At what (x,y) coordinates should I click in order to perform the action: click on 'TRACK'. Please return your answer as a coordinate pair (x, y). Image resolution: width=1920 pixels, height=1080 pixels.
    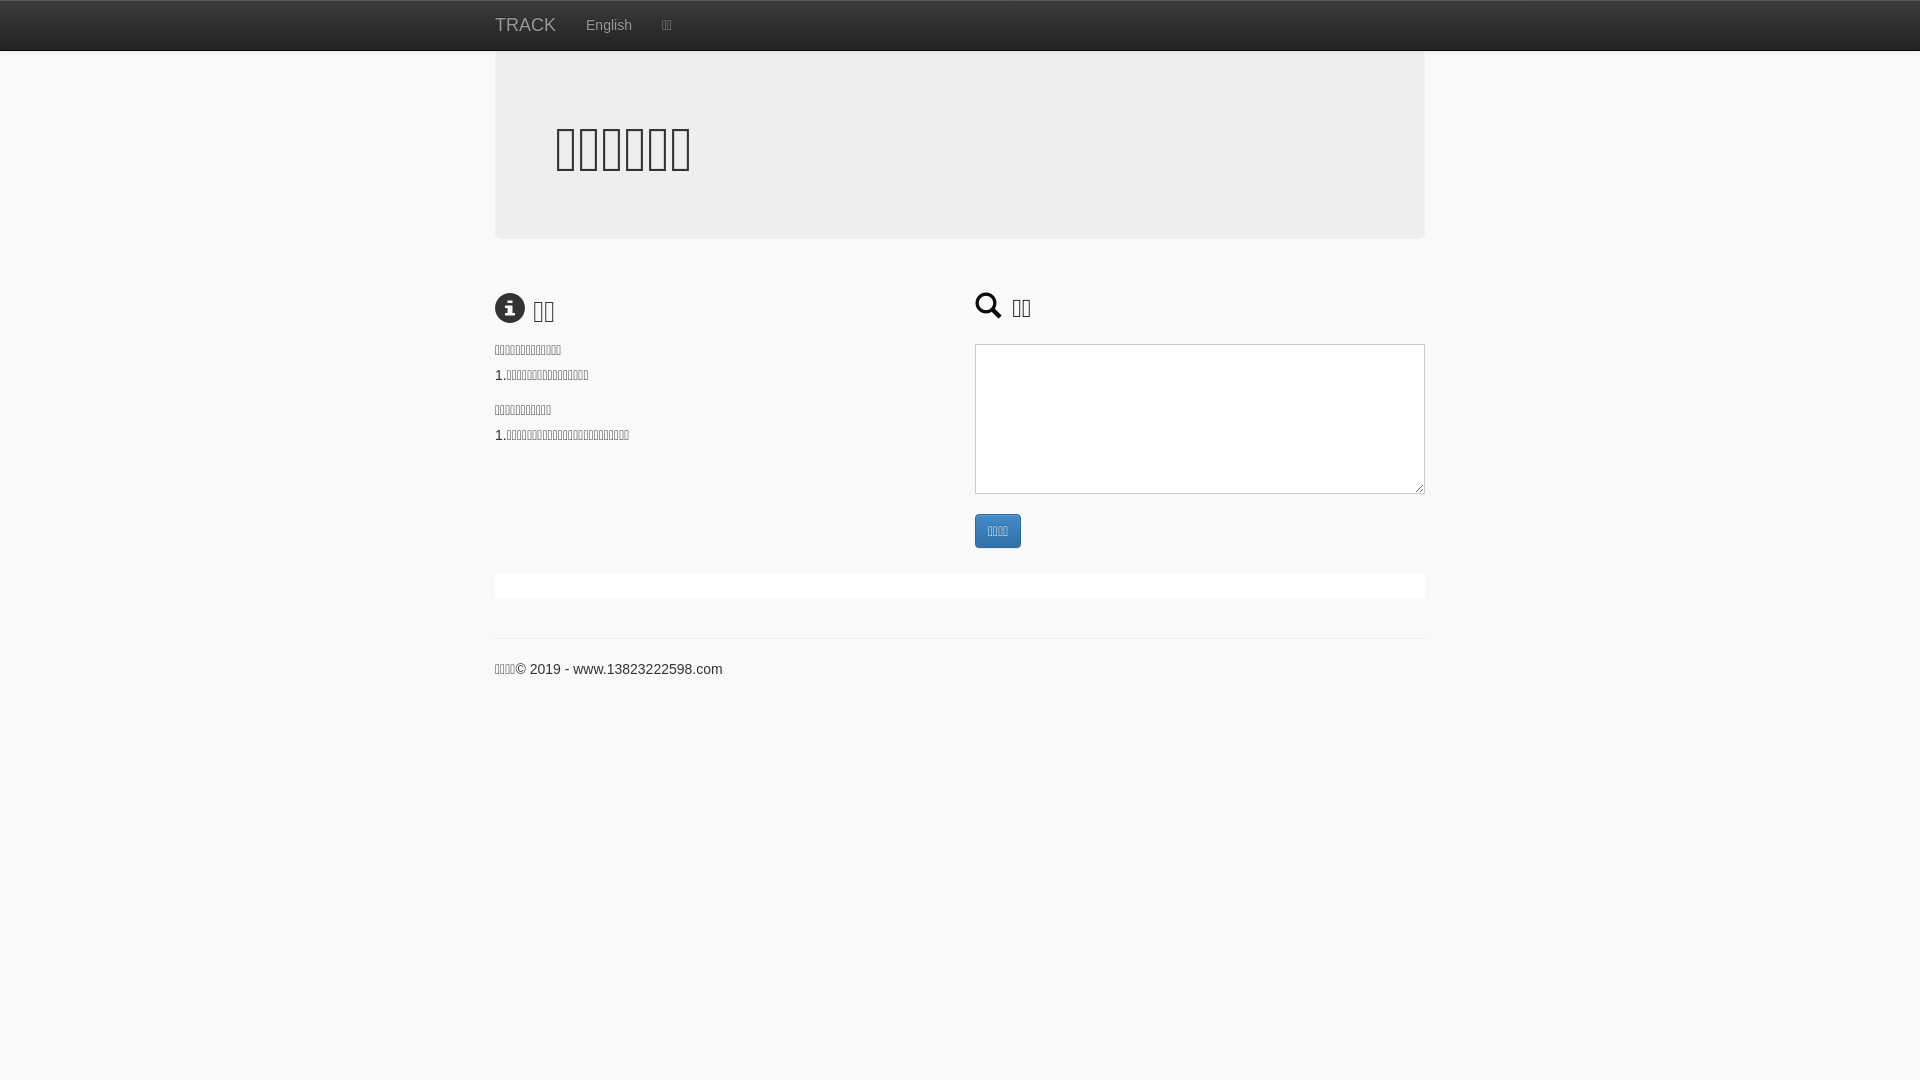
    Looking at the image, I should click on (525, 24).